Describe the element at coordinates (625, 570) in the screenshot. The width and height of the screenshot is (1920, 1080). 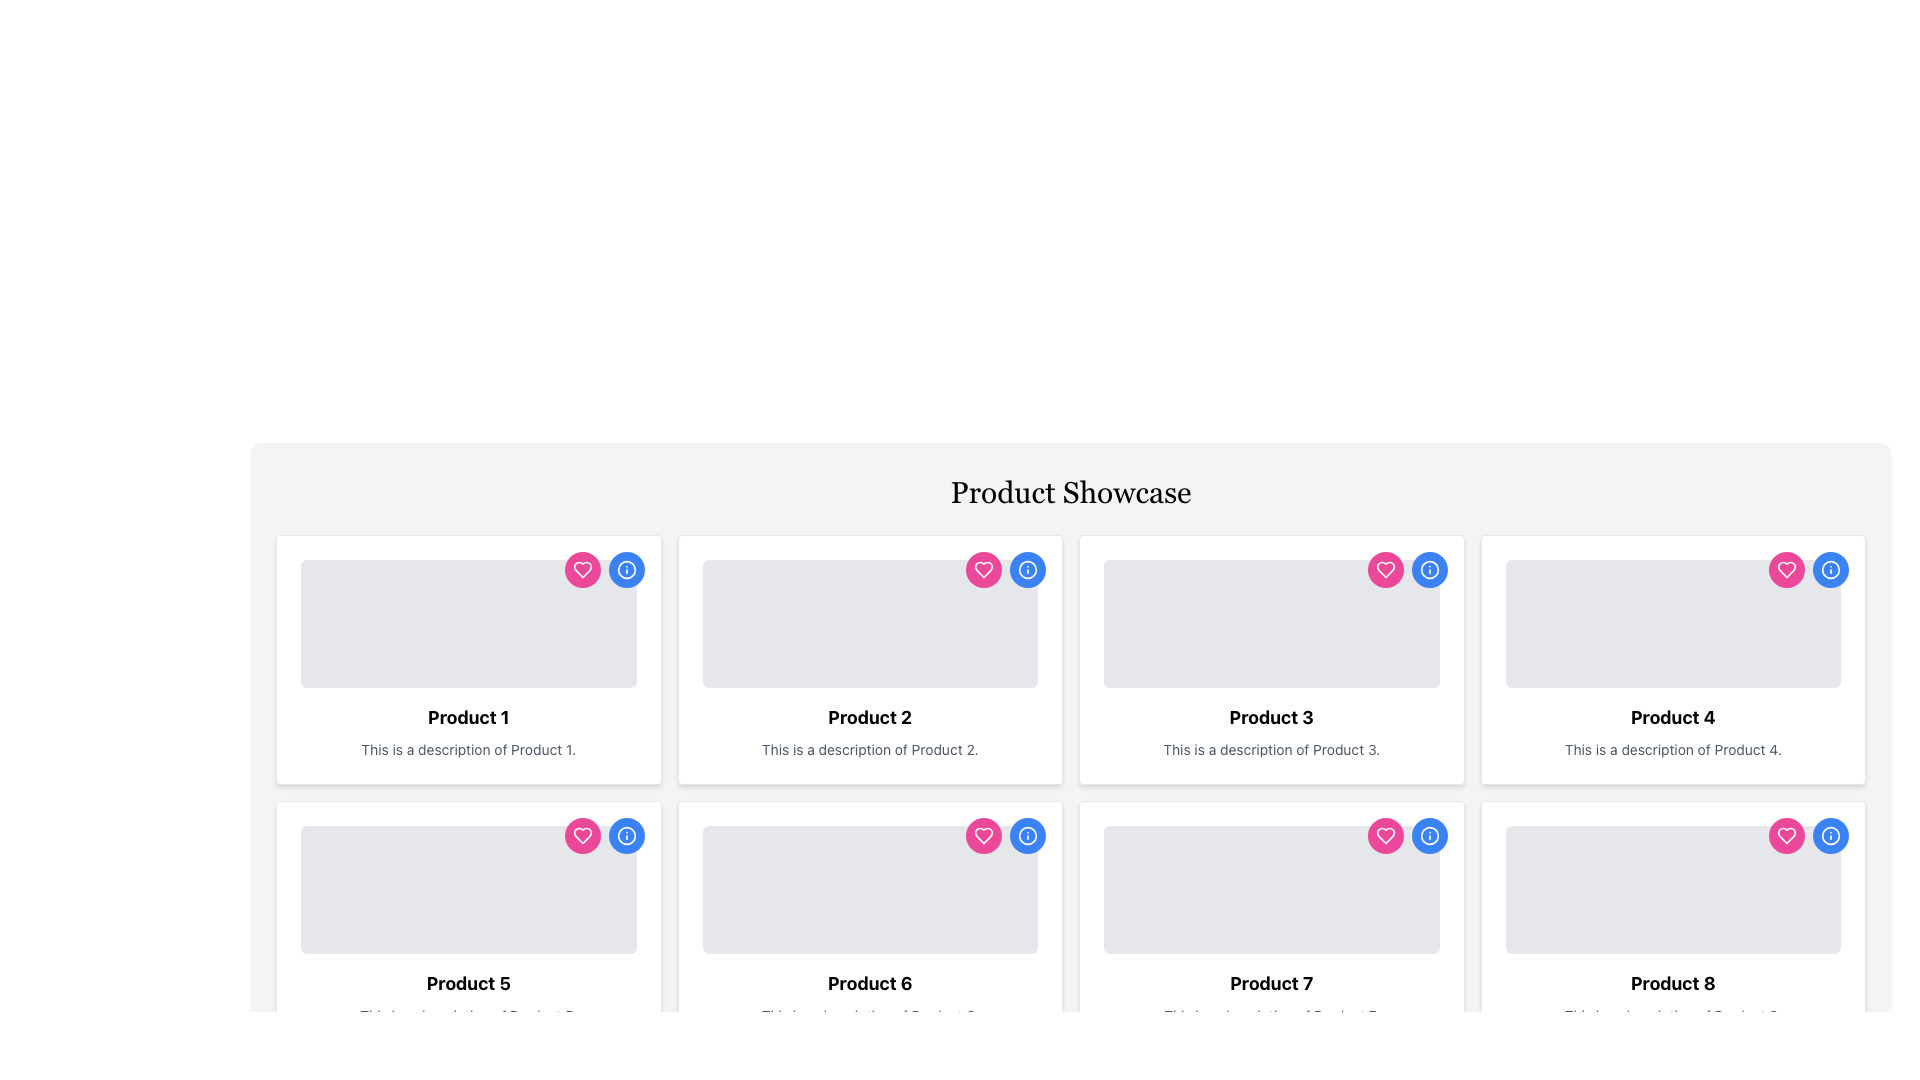
I see `the button located in the top-right corner of the card for 'Product 1', which is the second button in the row of interactive icons` at that location.